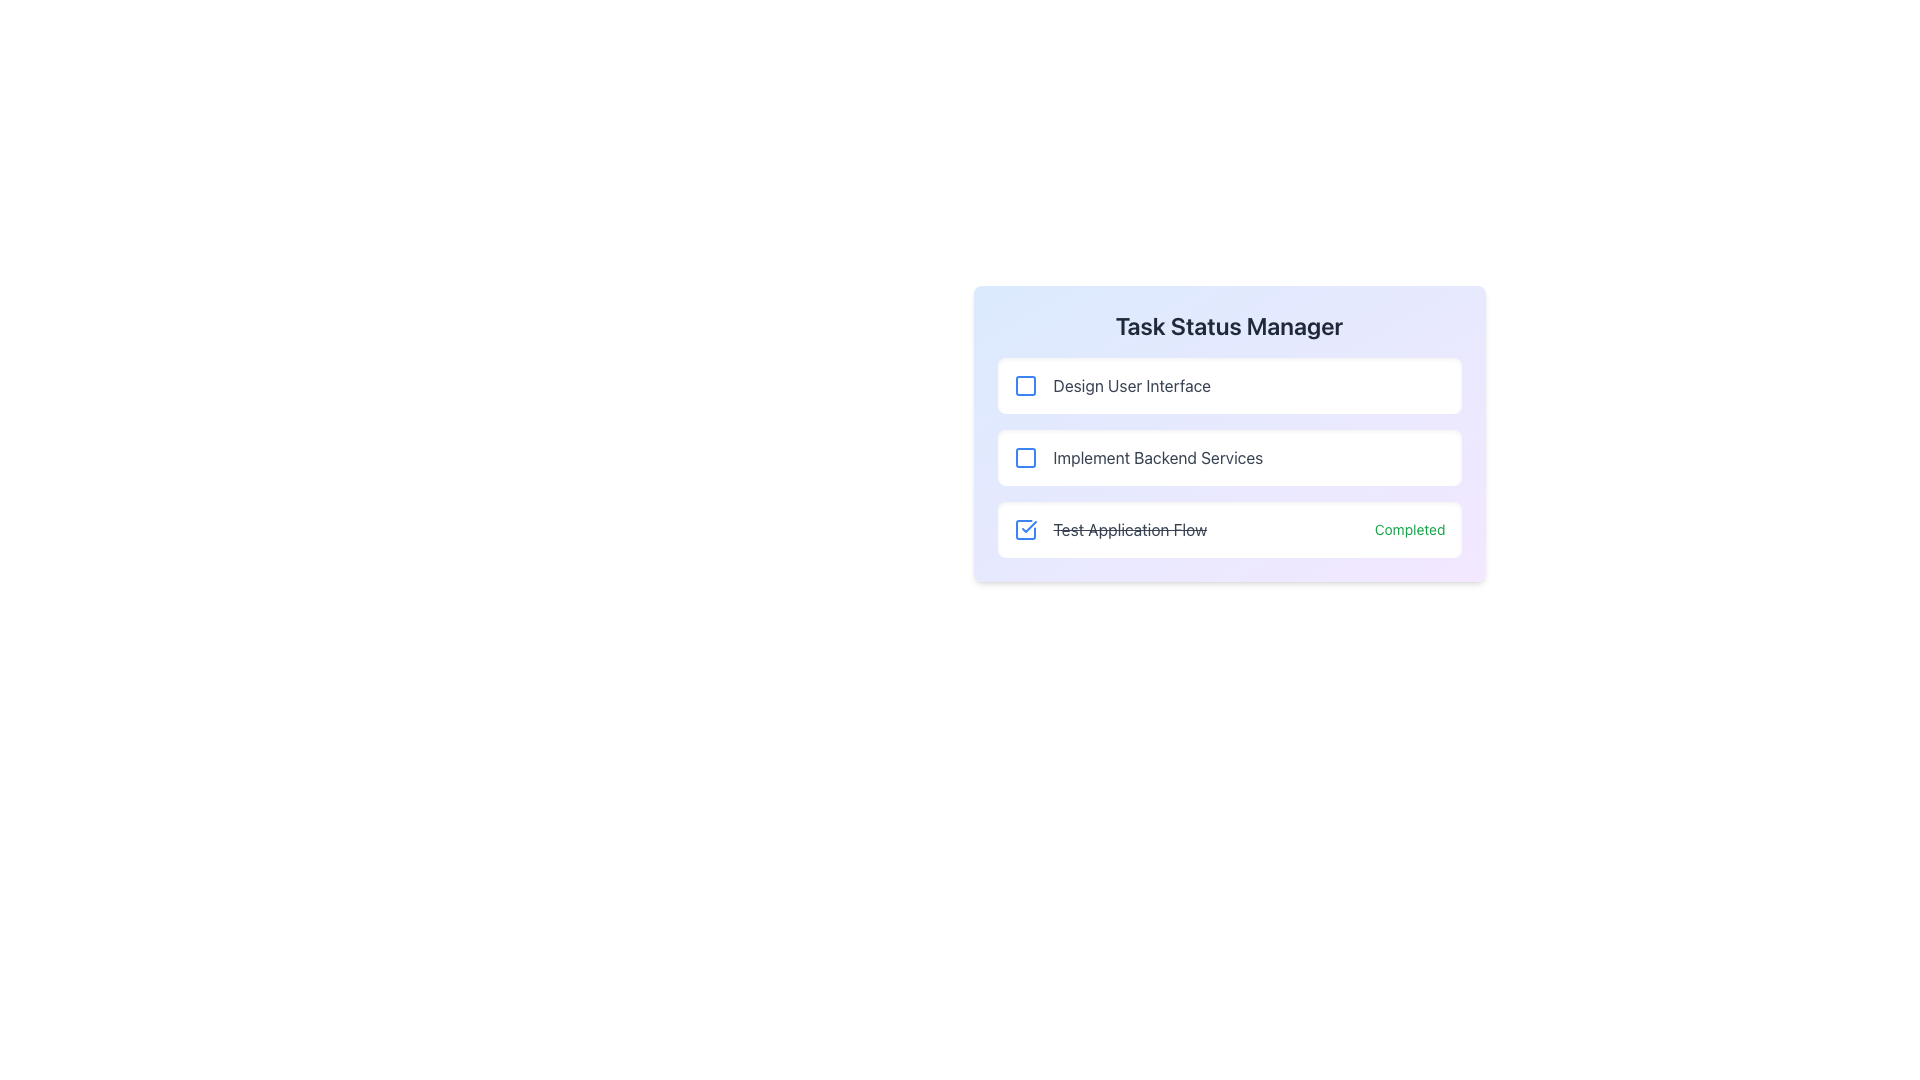  I want to click on the blue outlined checkbox with a rounded checkmark next to the grayed out text 'Test Application Flow', so click(1025, 528).